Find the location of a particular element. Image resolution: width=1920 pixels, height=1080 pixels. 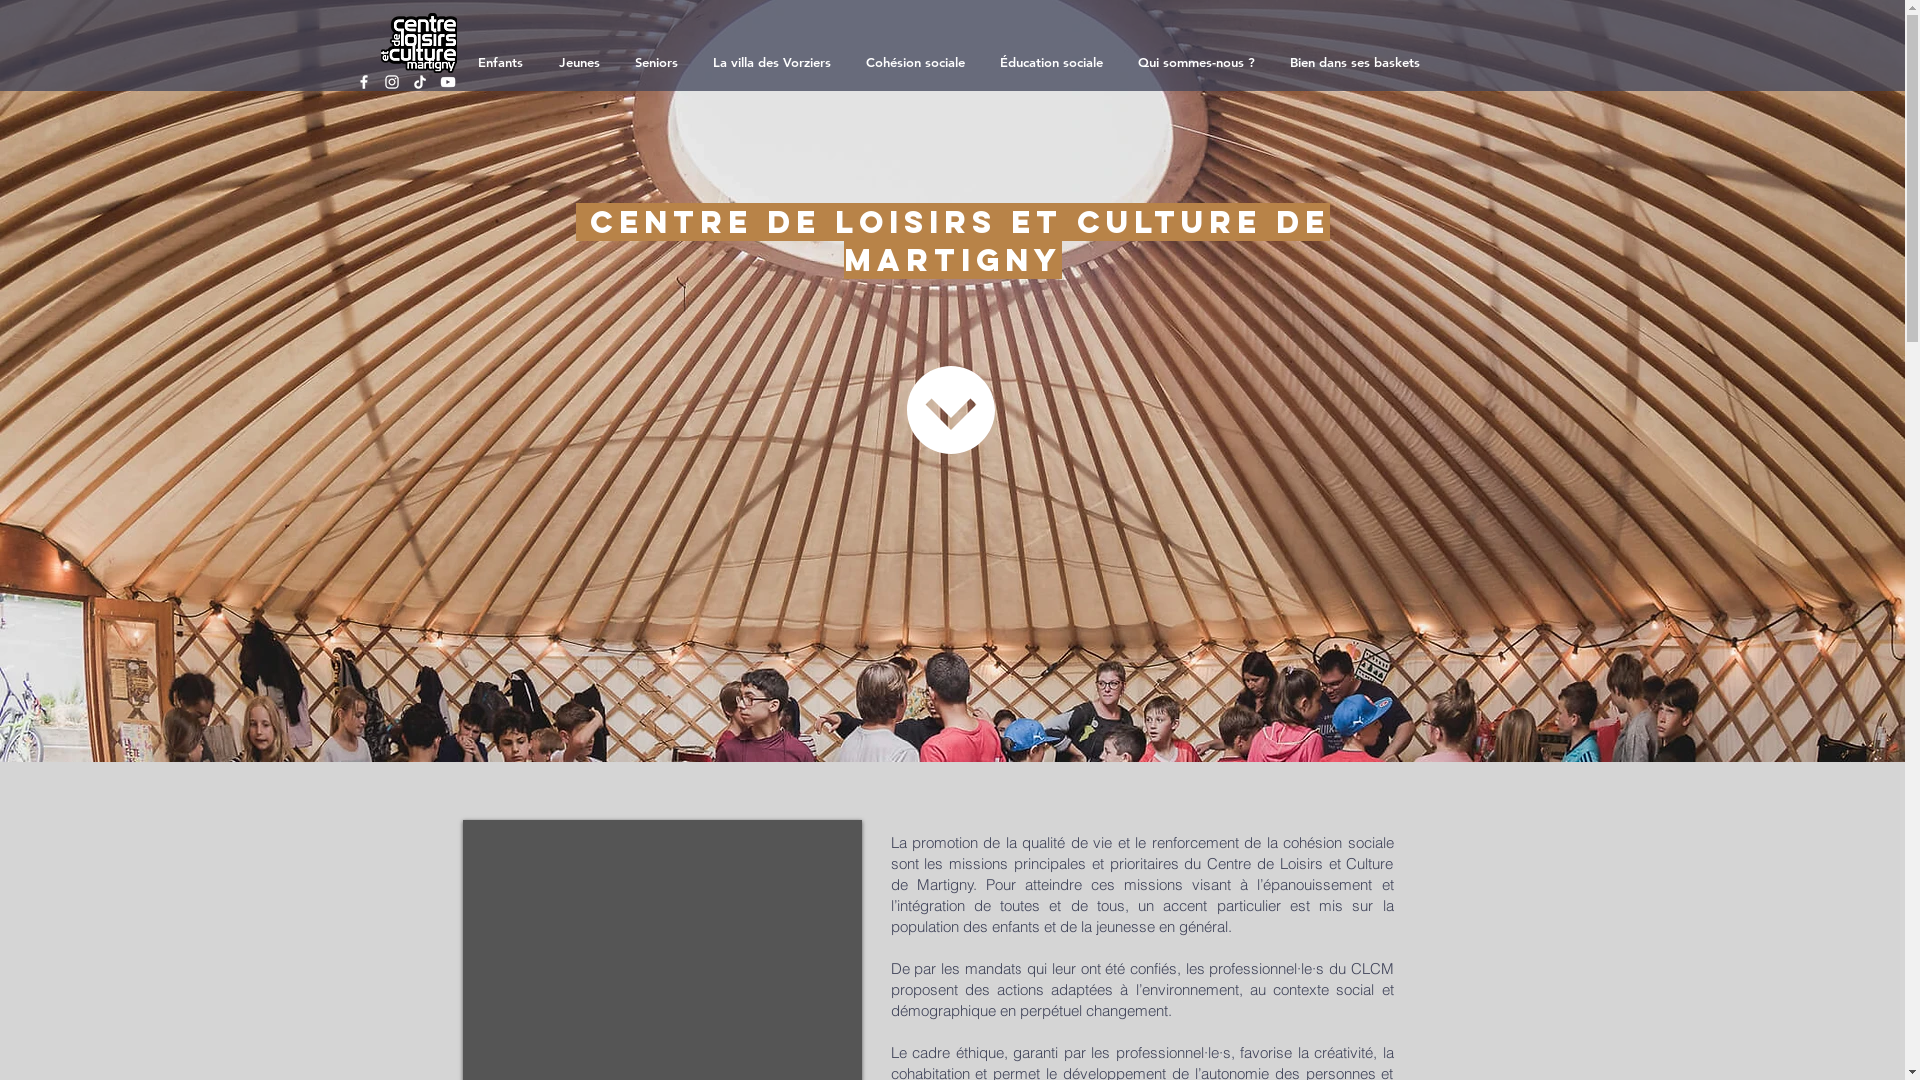

'Bien dans ses baskets' is located at coordinates (1357, 60).